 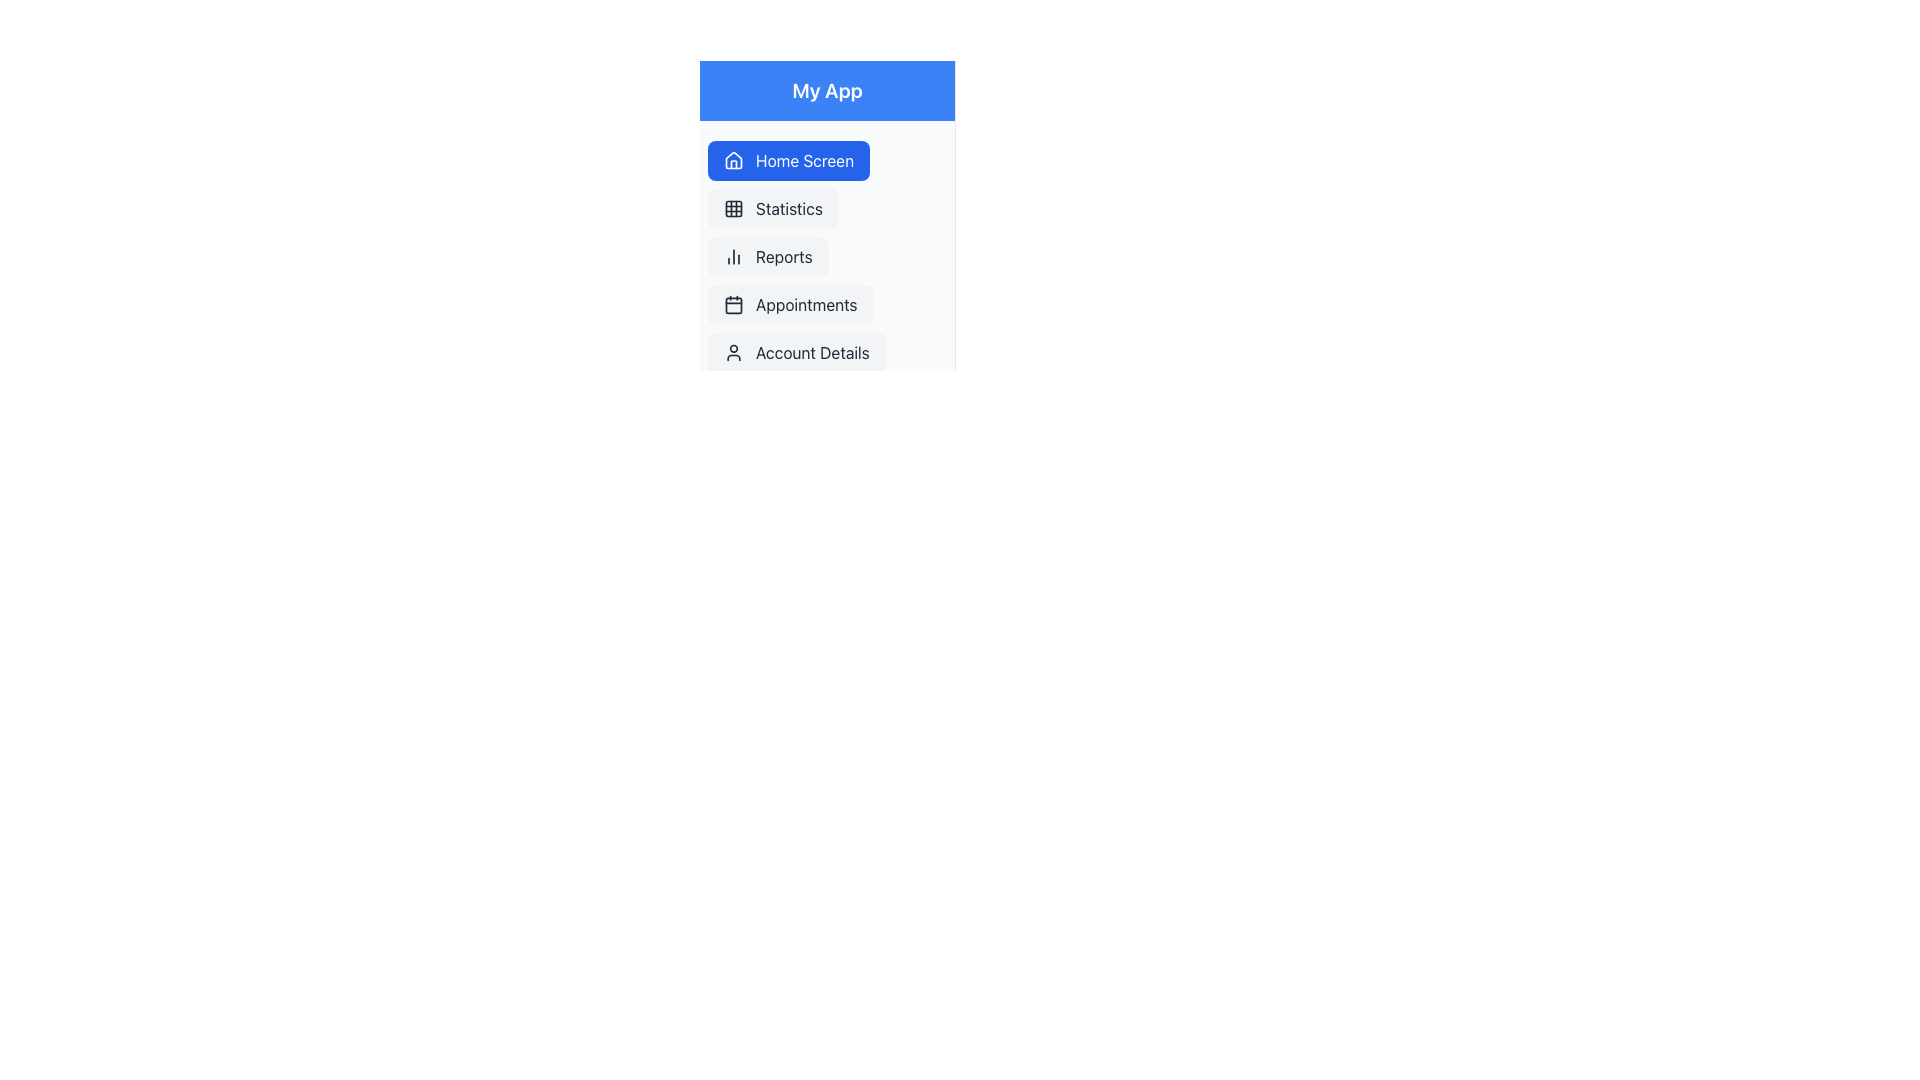 I want to click on the vertical bar chart icon located to the left of the 'Reports' entry in the side navigation menu, so click(x=733, y=256).